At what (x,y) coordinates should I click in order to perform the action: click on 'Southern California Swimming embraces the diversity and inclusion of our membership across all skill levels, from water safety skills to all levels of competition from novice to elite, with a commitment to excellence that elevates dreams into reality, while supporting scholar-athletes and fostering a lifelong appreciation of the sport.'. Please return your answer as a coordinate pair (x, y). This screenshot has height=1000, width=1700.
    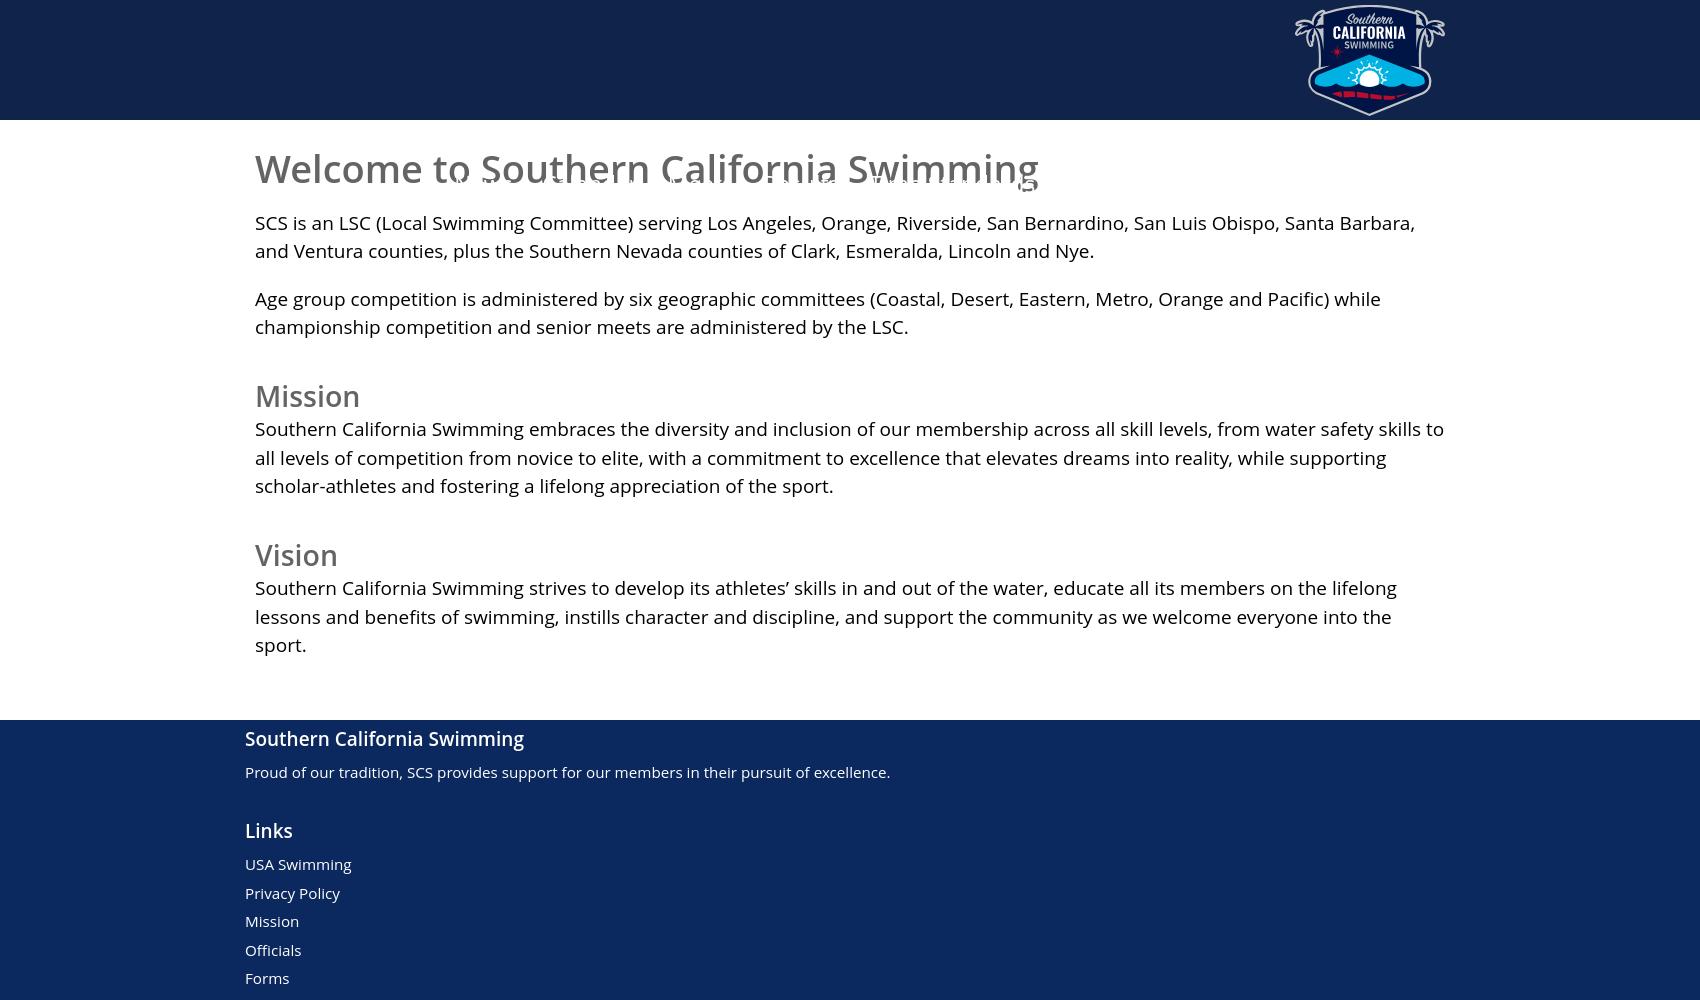
    Looking at the image, I should click on (255, 456).